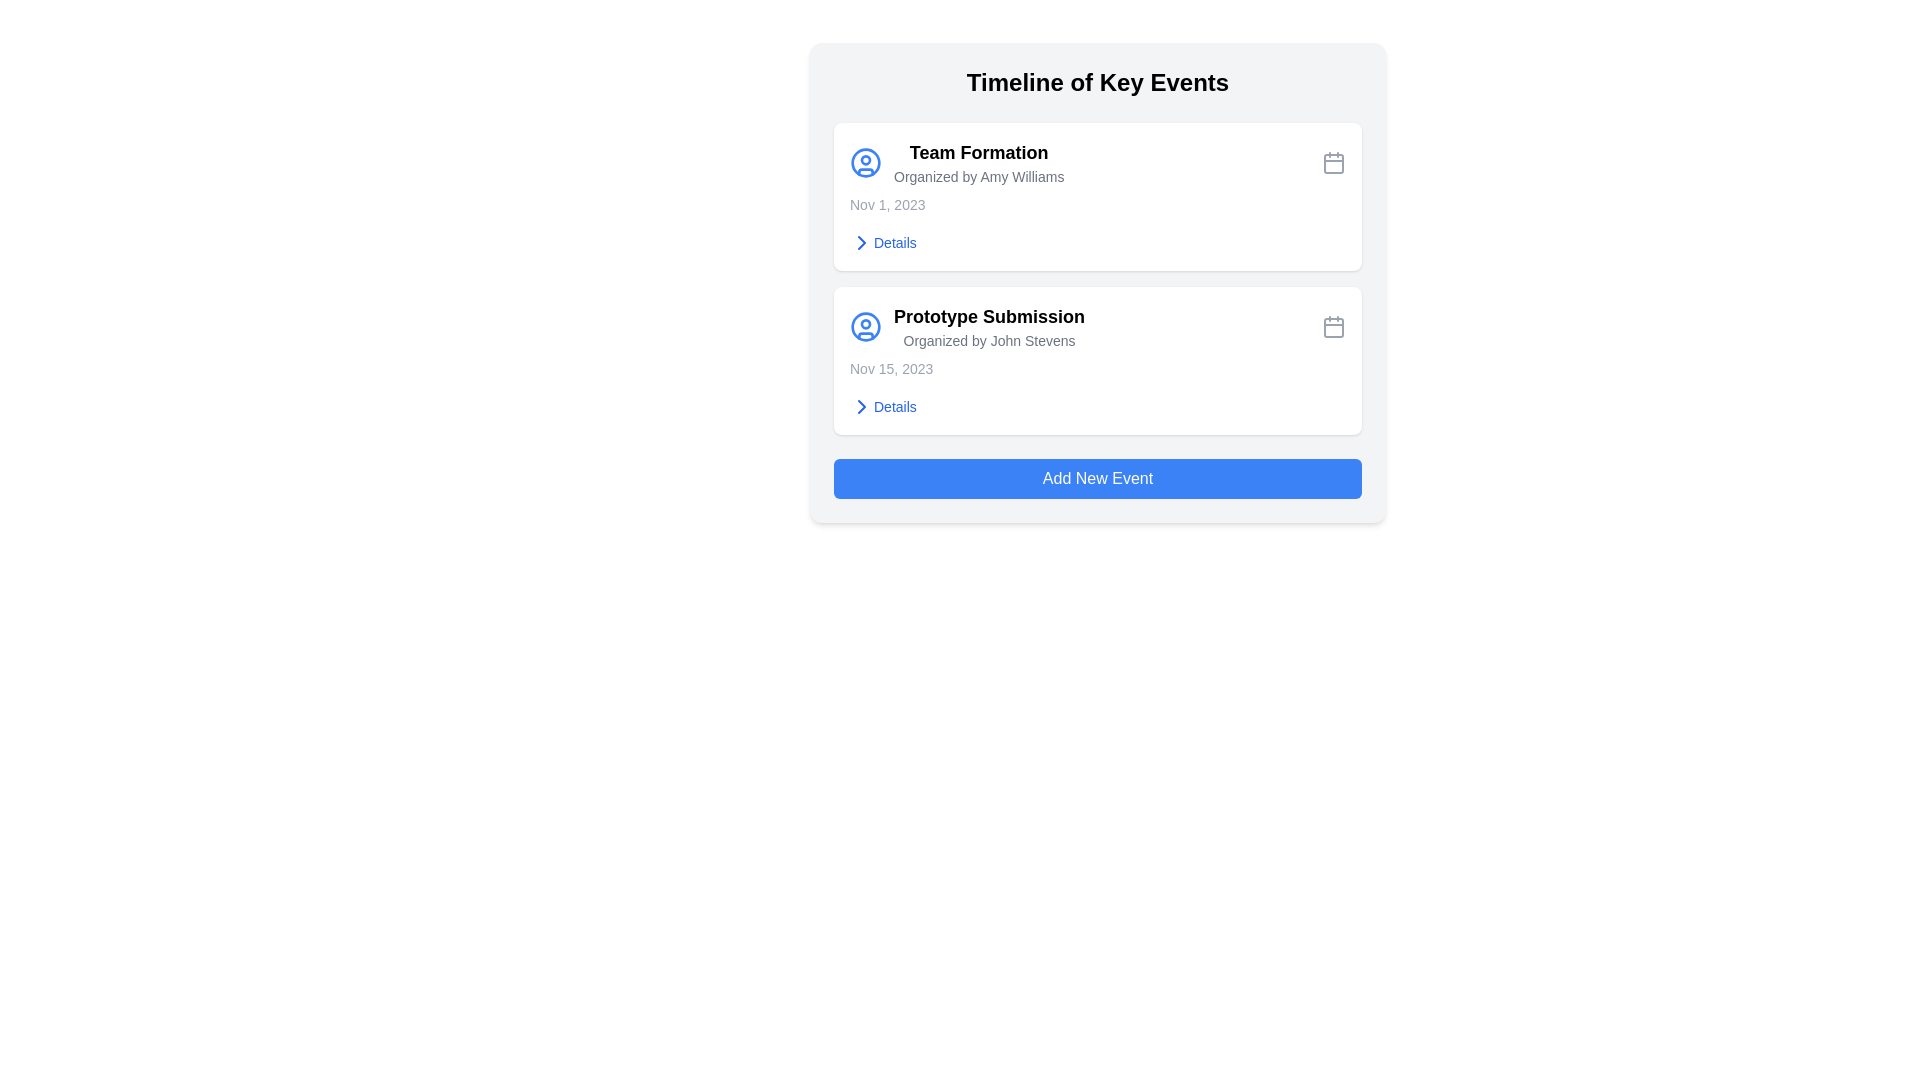  What do you see at coordinates (1334, 161) in the screenshot?
I see `the calendar icon located at the far-right of the 'Team Formation' row, which is organized by Amy Williams, to access adjacent content for context` at bounding box center [1334, 161].